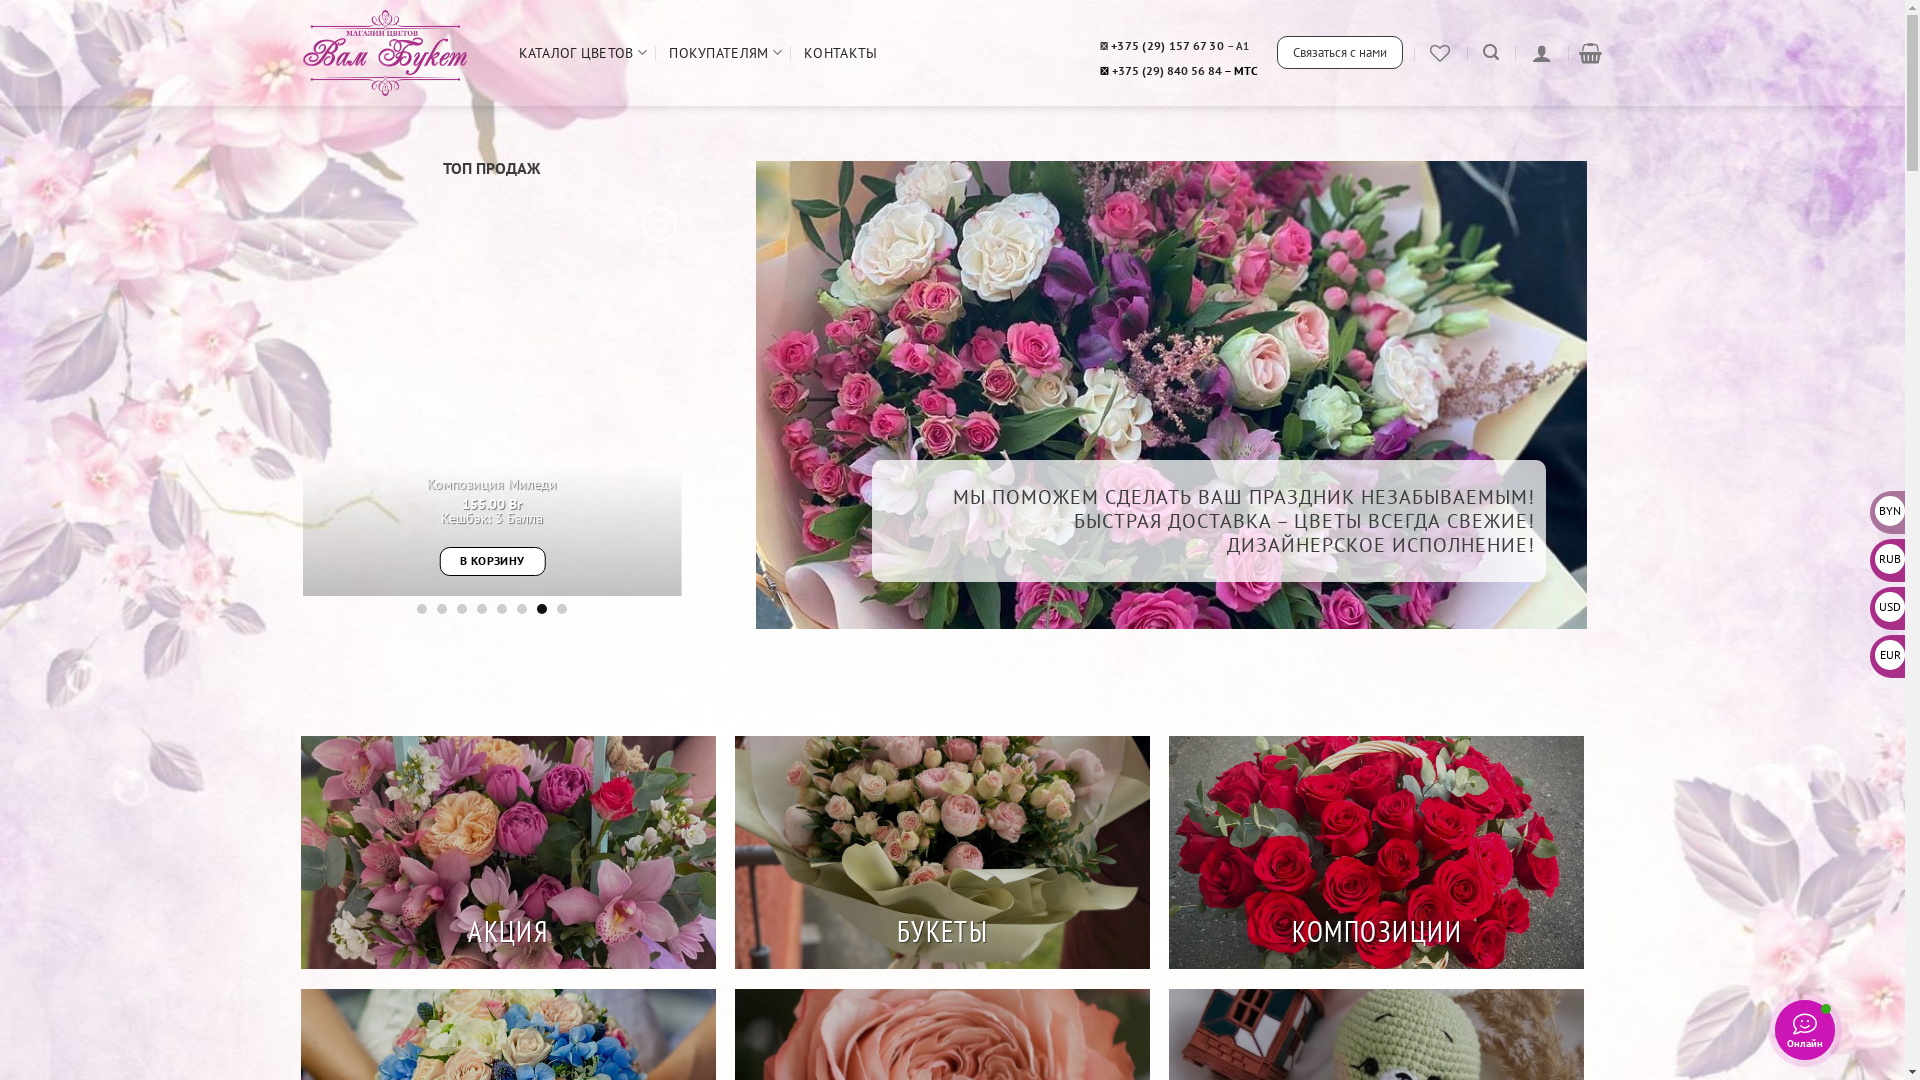 This screenshot has width=1920, height=1080. I want to click on '+375 (29) 157 67 30', so click(1167, 45).